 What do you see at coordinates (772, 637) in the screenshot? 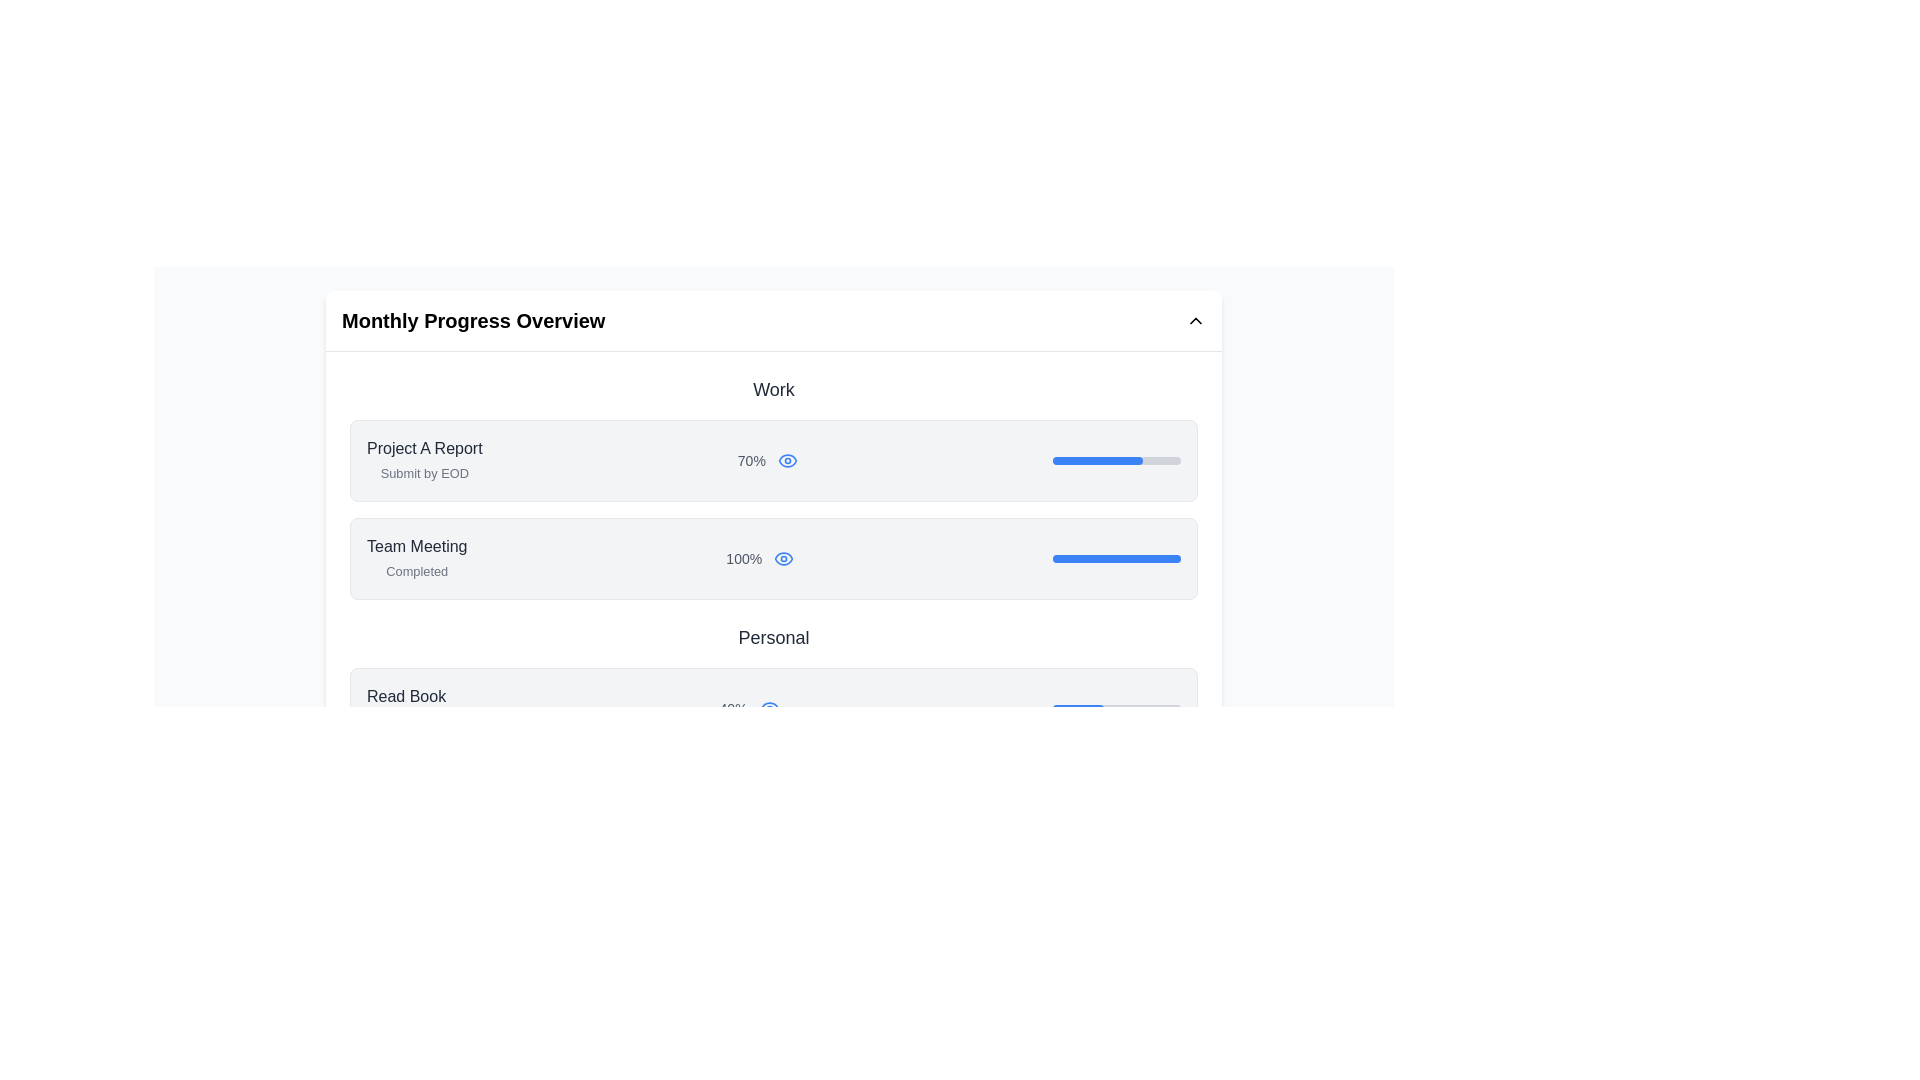
I see `the Text Label that serves as a category header for progress items in the 'Monthly Progress Overview', situated between 'Work' and 'Read Book' sections` at bounding box center [772, 637].